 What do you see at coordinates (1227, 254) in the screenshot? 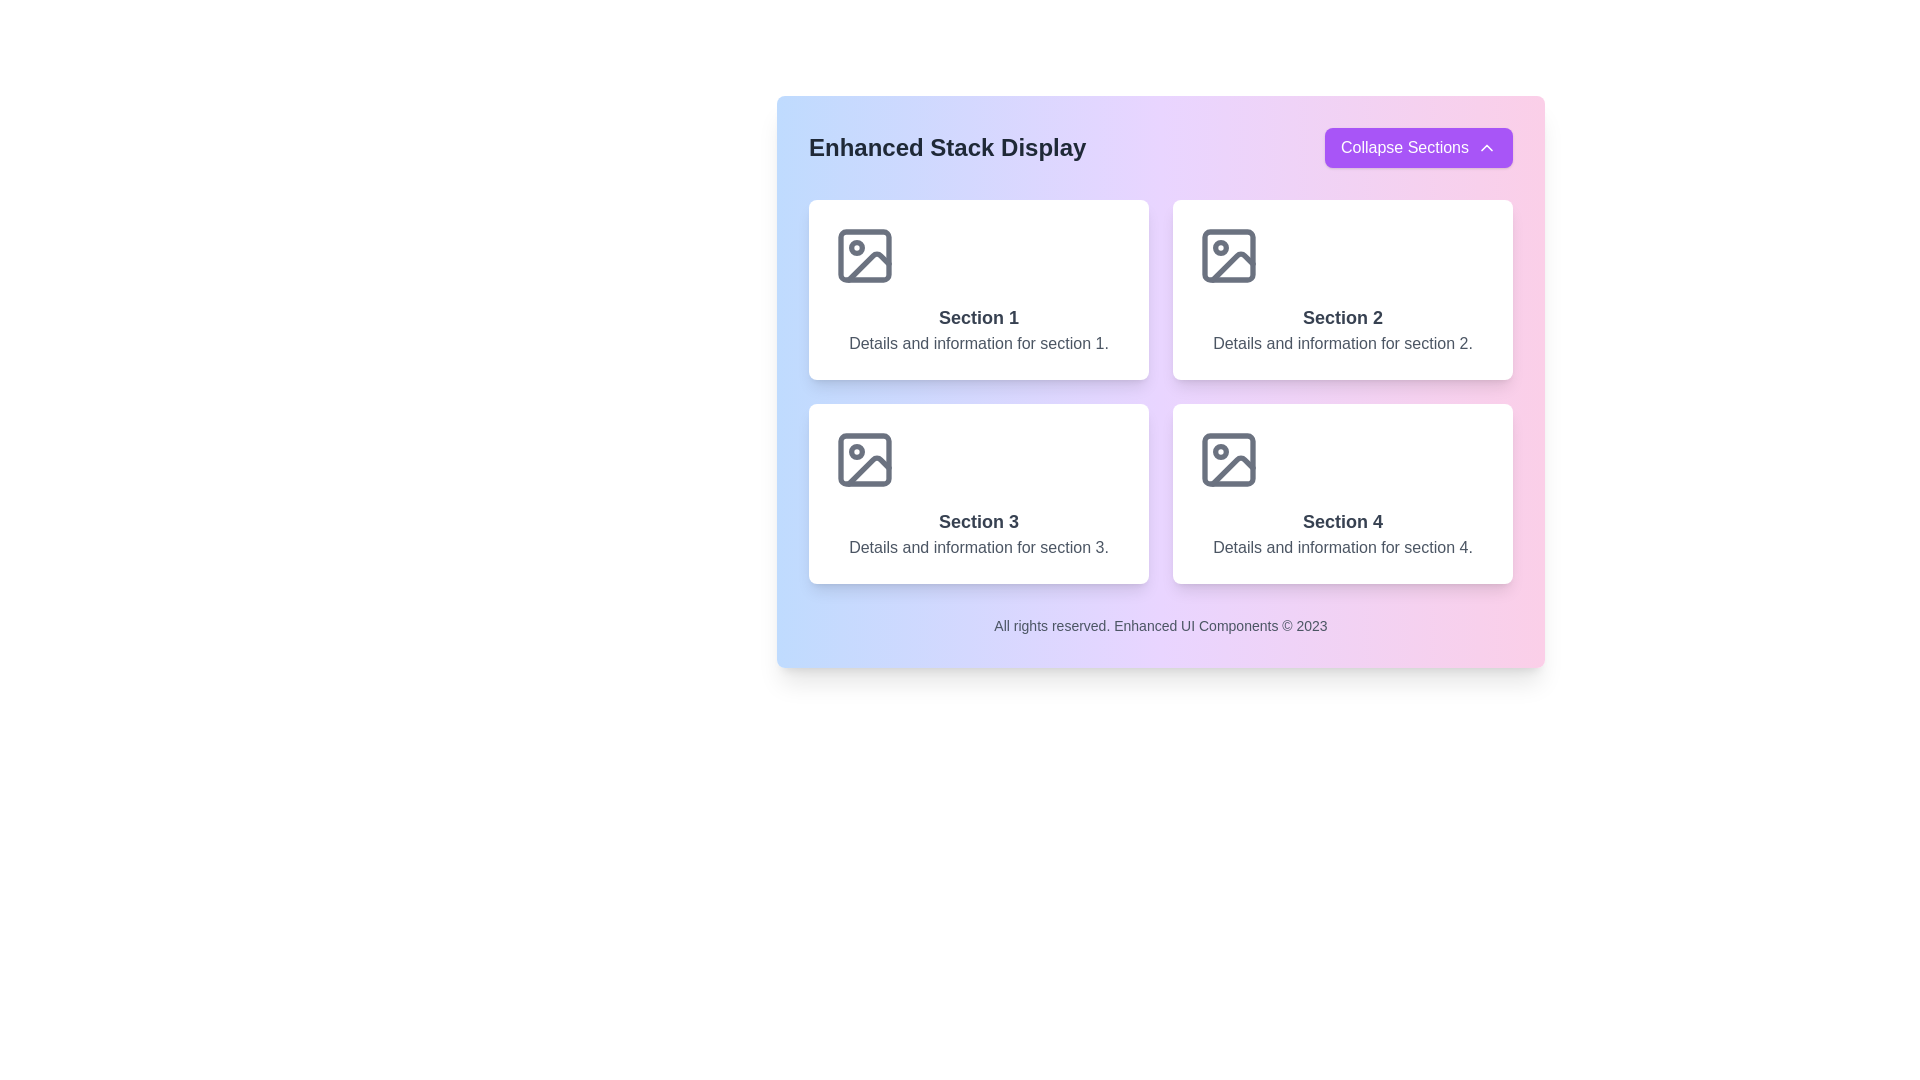
I see `the small rectangular icon with rounded corners, located at the top-left corner of the card labeled 'Section 2', which serves as an image placeholder` at bounding box center [1227, 254].